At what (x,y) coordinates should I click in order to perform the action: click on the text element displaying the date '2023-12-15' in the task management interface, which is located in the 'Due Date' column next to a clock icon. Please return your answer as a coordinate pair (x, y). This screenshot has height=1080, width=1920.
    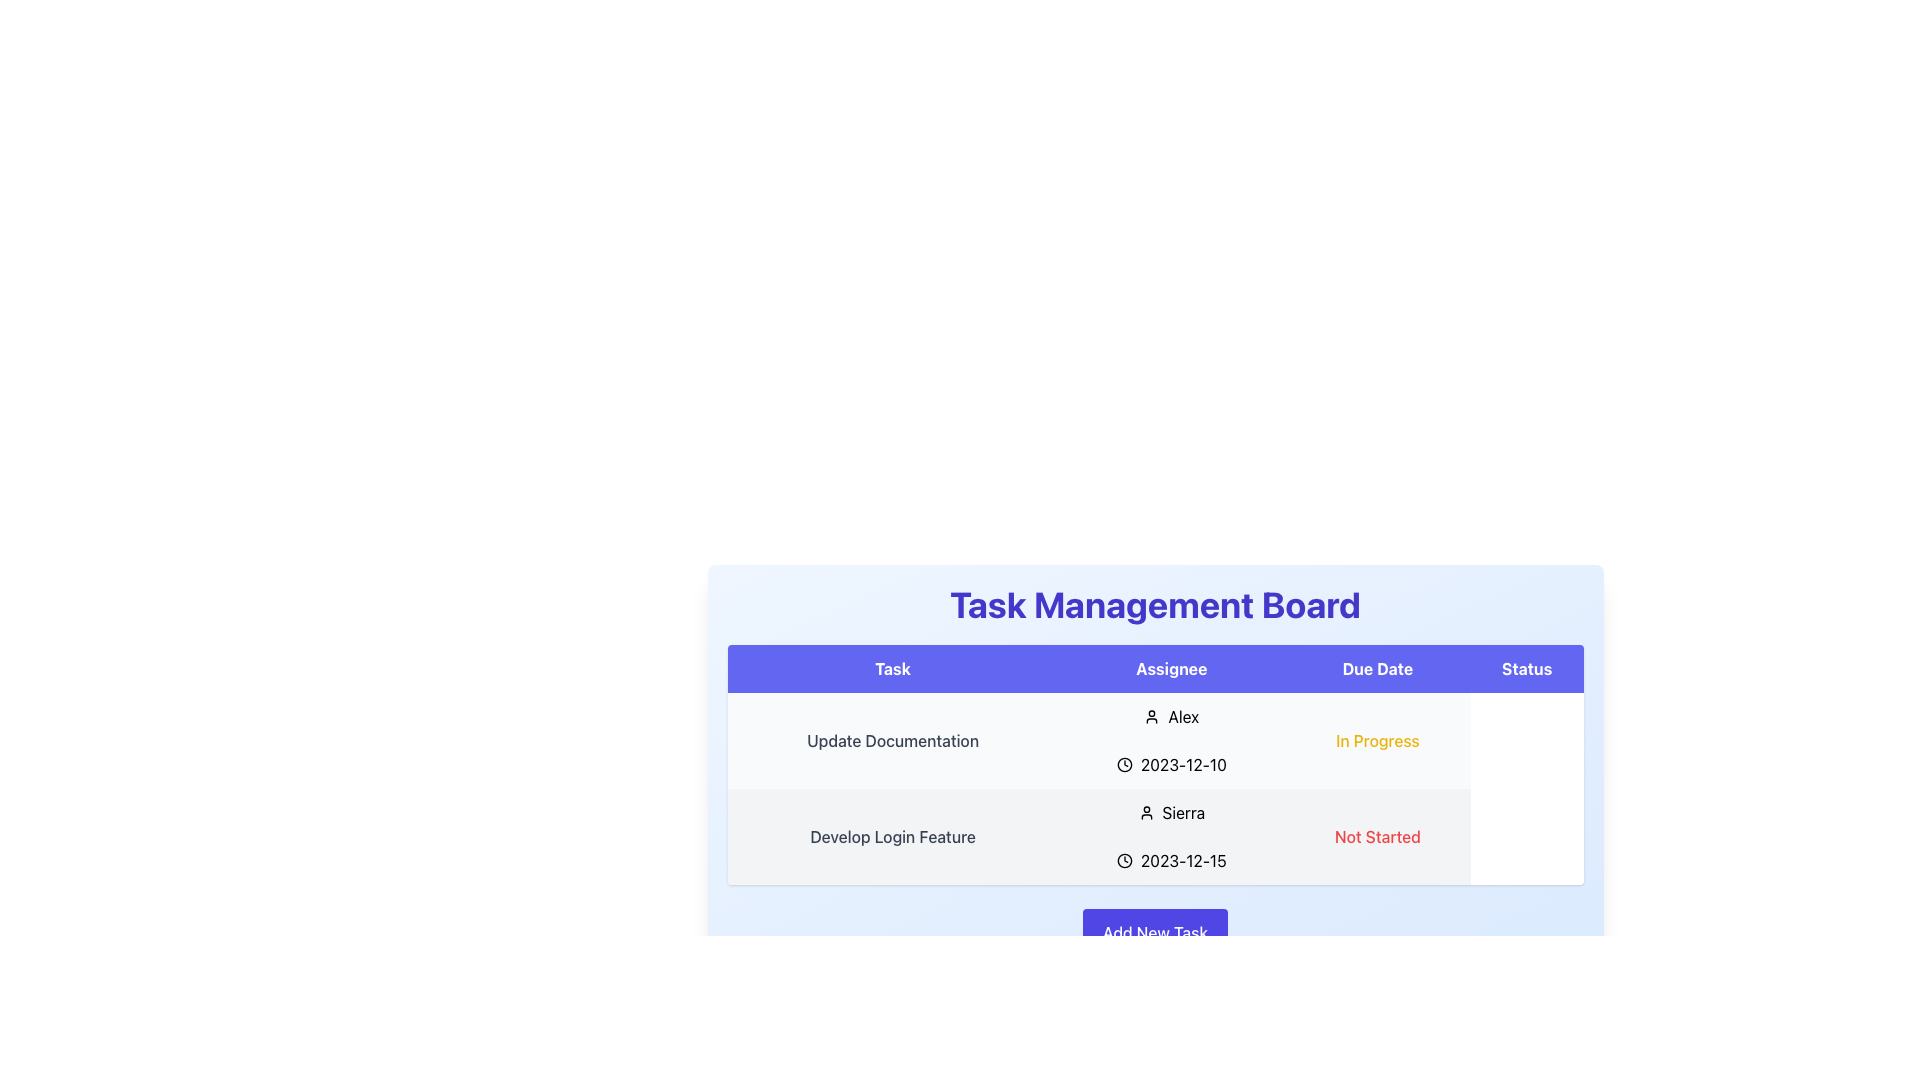
    Looking at the image, I should click on (1183, 859).